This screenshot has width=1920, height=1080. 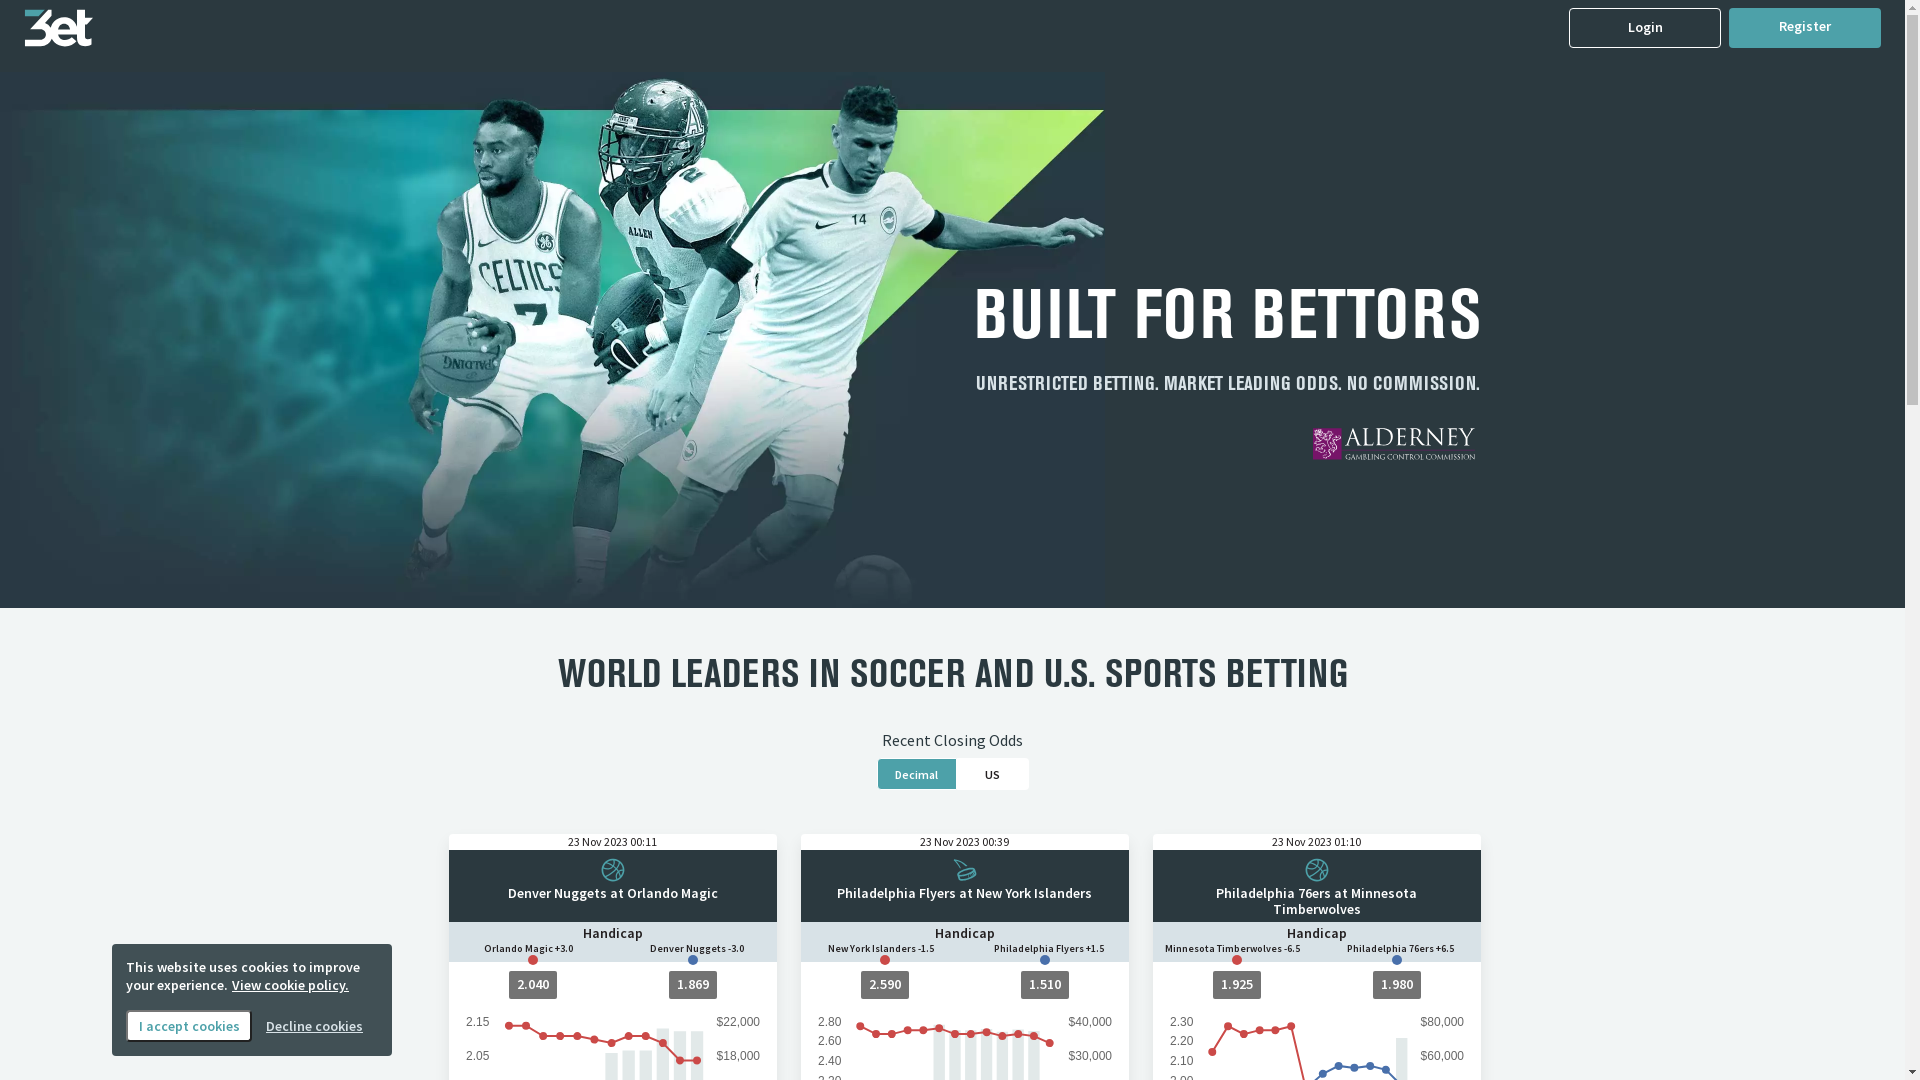 What do you see at coordinates (1568, 27) in the screenshot?
I see `'Login'` at bounding box center [1568, 27].